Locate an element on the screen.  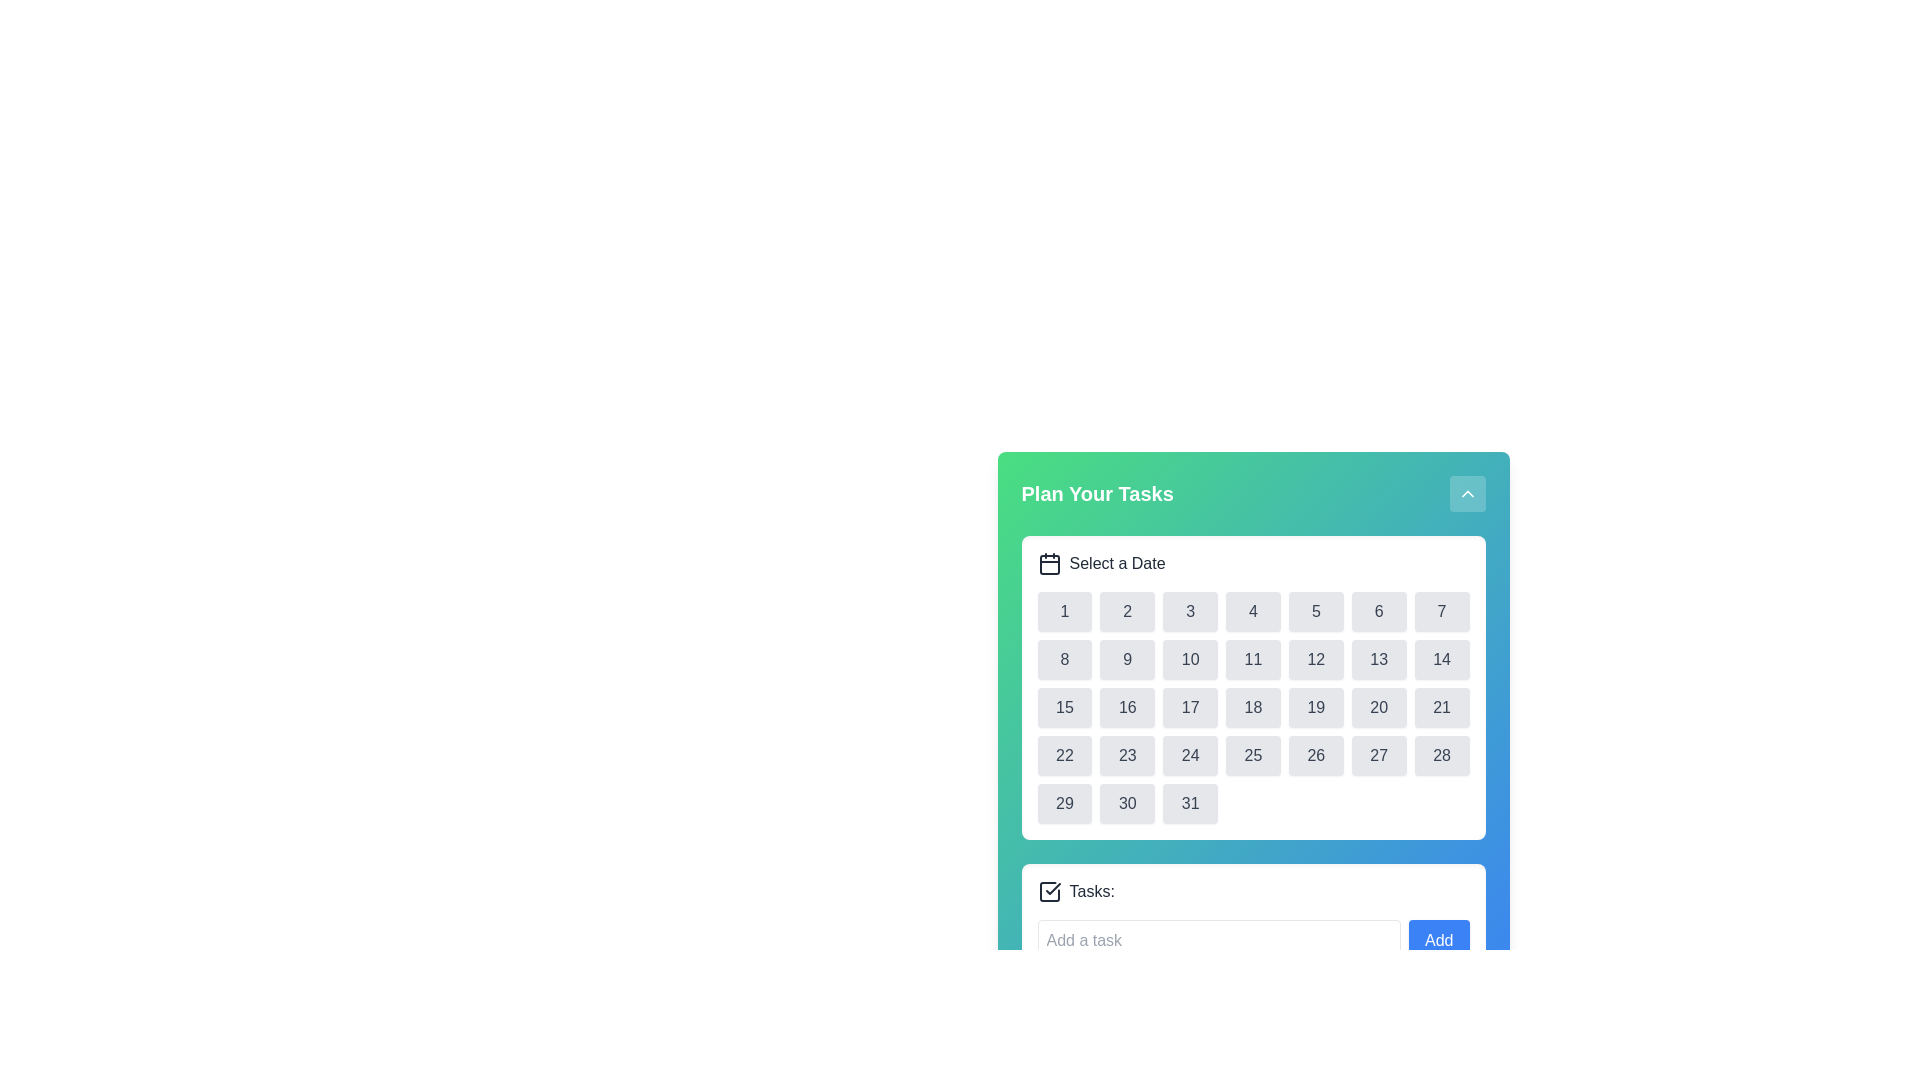
the button that selects the date '13' in the calendar interface within the 'Select a Date' calendar picker is located at coordinates (1378, 659).